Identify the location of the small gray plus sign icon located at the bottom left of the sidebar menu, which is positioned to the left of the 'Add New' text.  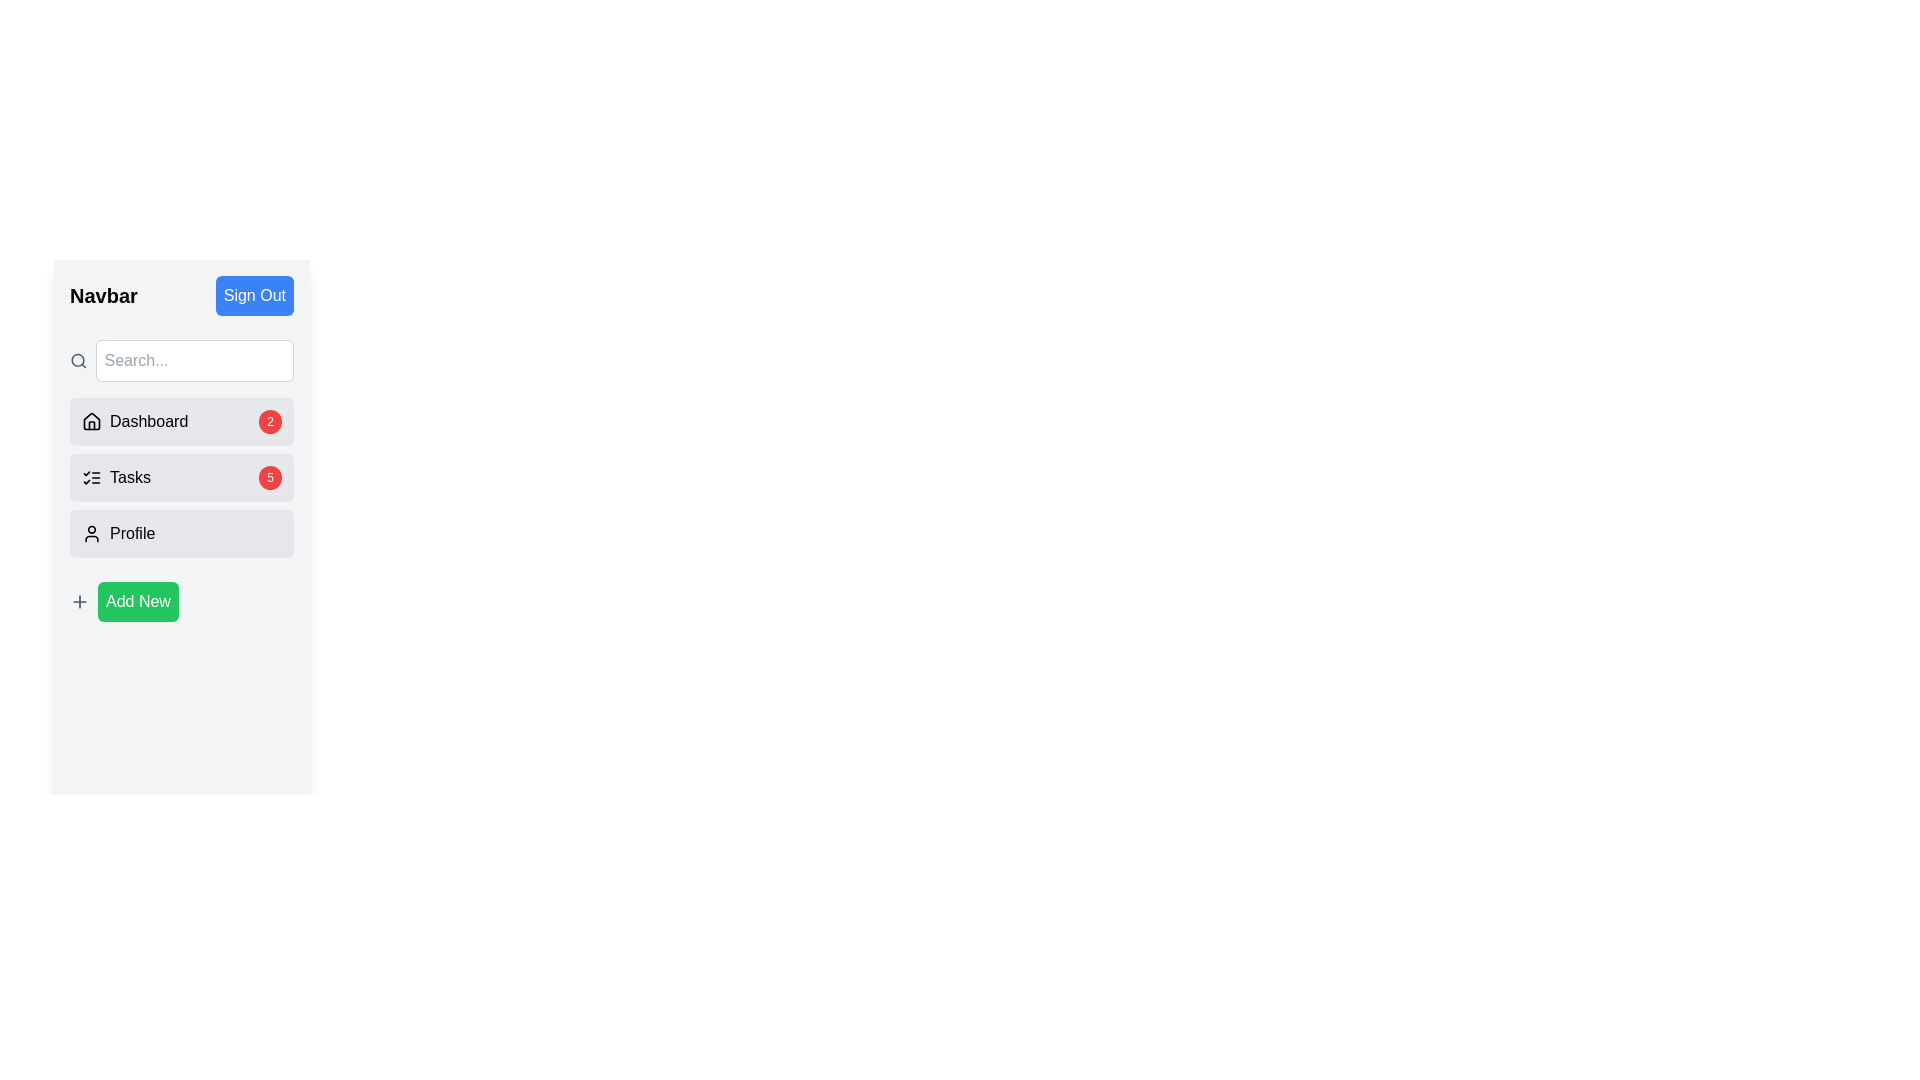
(80, 600).